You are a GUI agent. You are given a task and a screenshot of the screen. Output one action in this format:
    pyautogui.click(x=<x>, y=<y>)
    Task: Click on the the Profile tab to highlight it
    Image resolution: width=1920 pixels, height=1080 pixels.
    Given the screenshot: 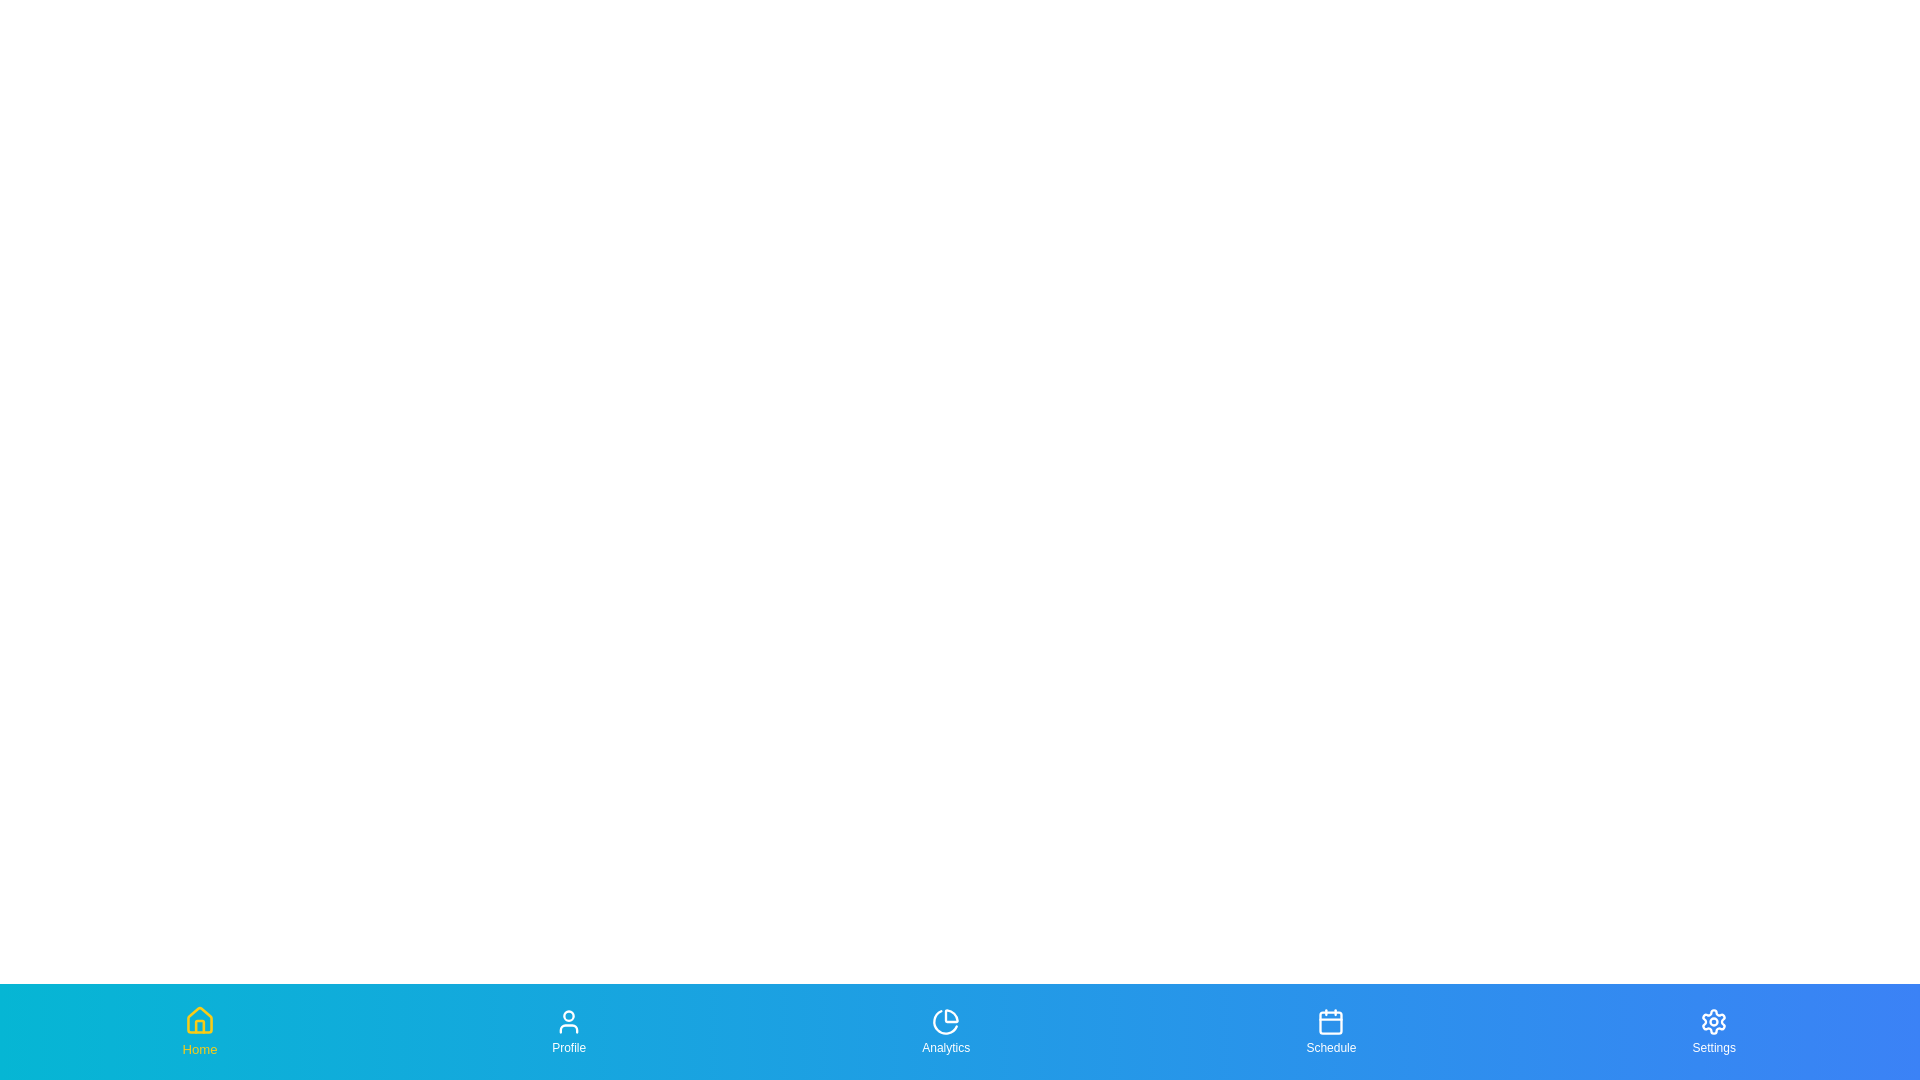 What is the action you would take?
    pyautogui.click(x=568, y=1032)
    